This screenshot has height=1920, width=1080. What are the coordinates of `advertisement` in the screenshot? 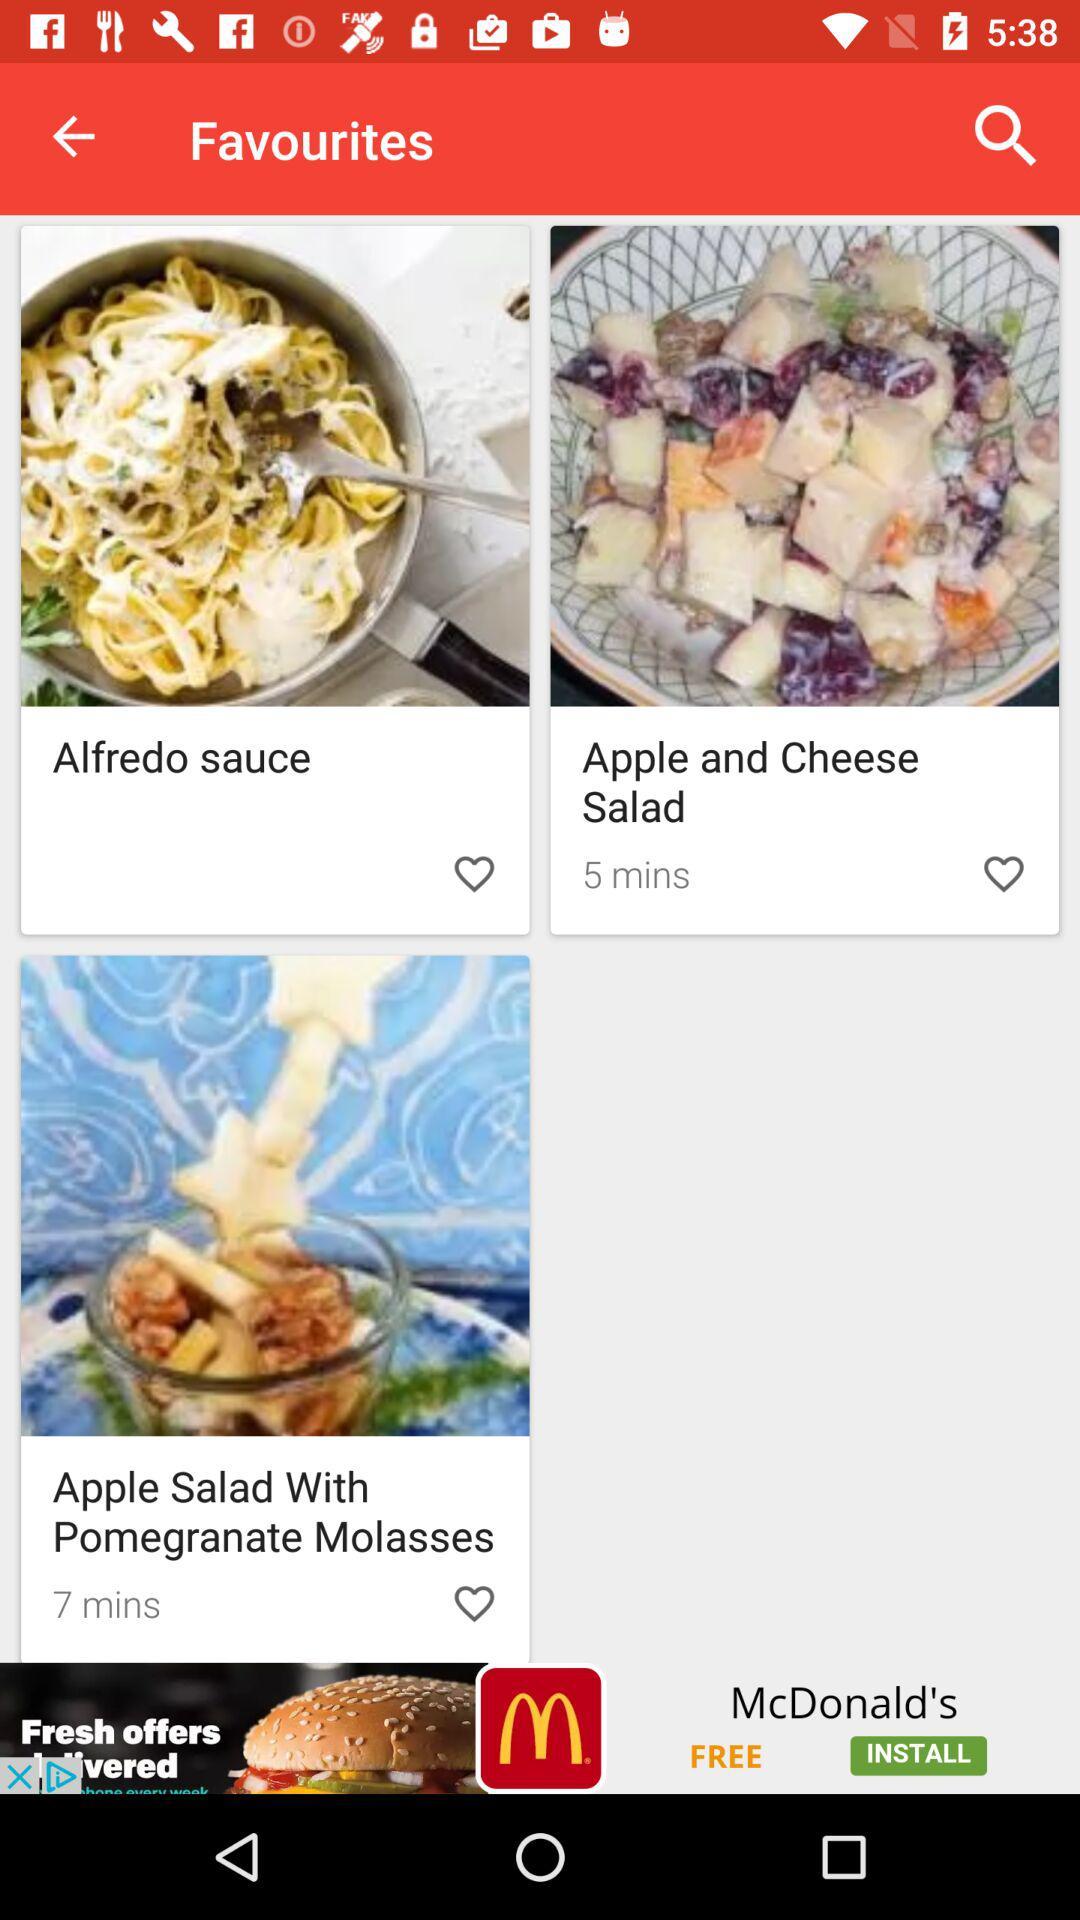 It's located at (540, 1727).